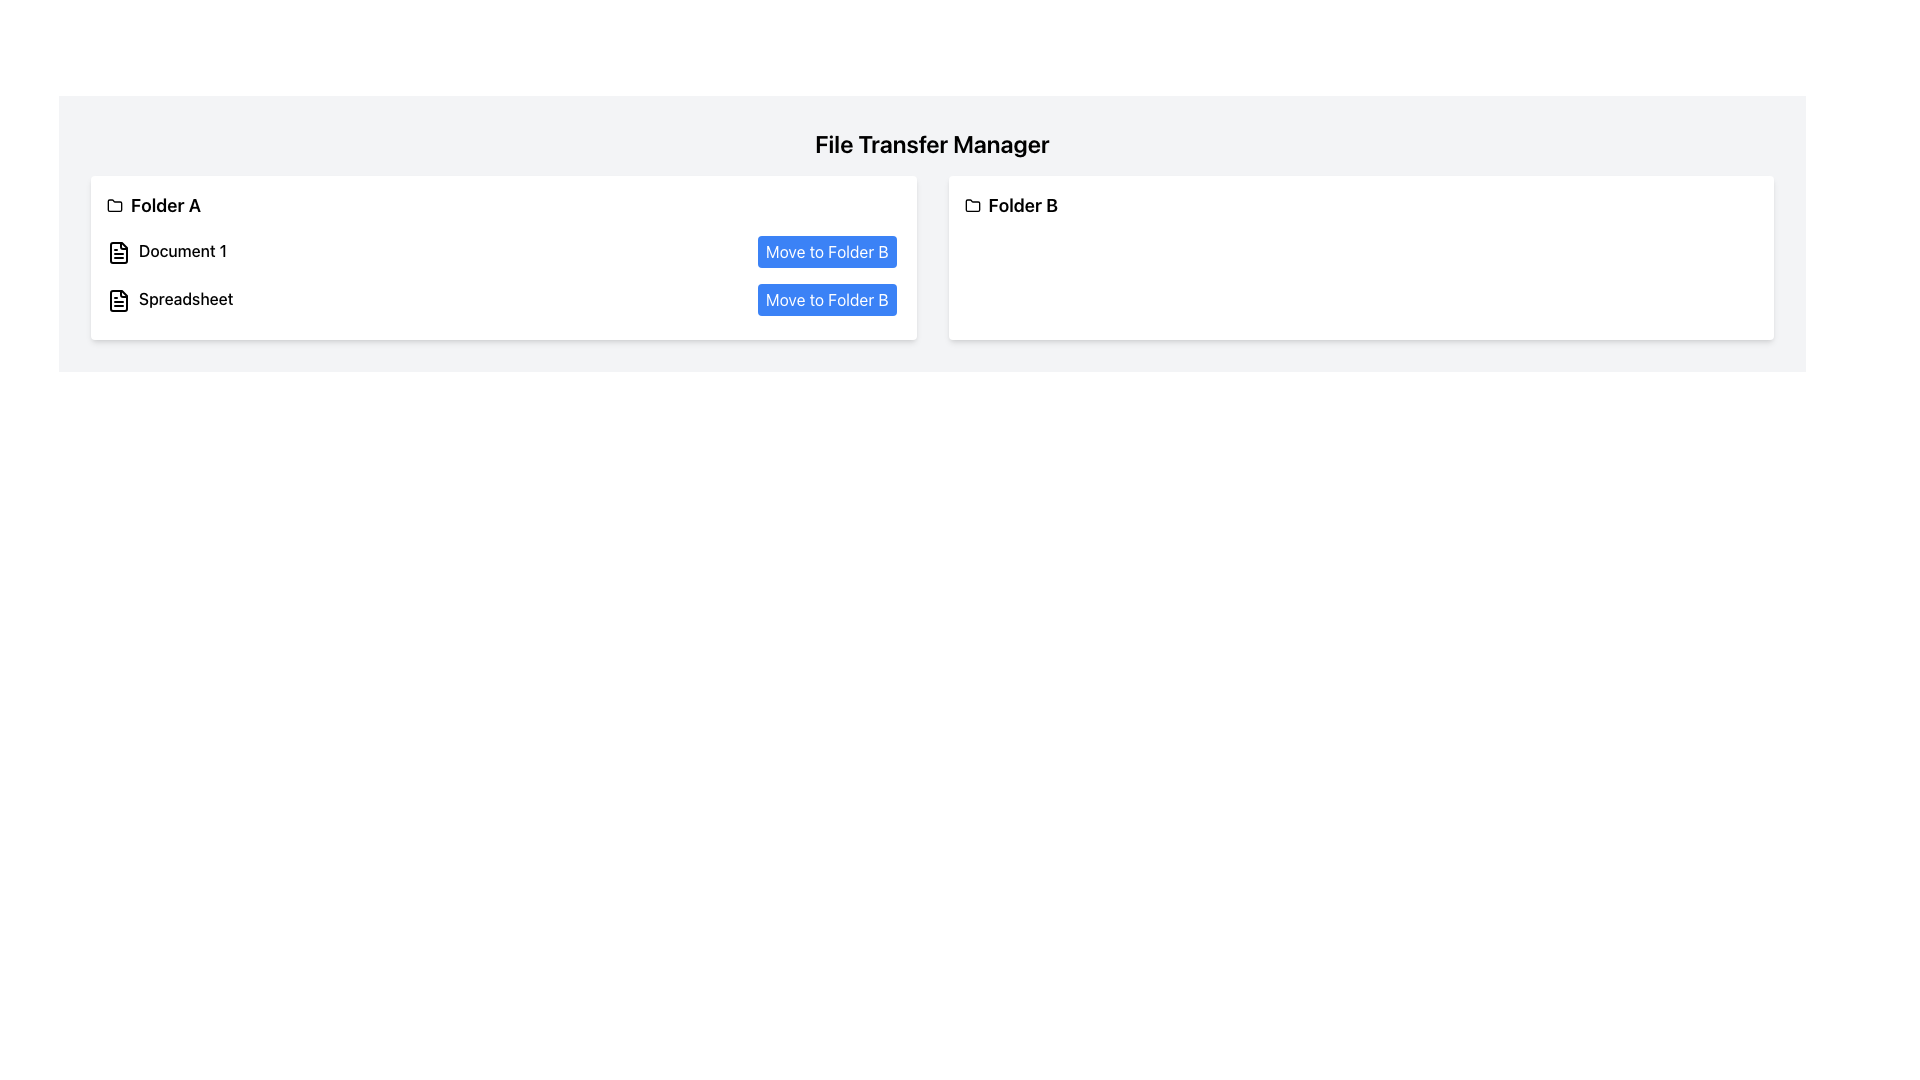 The image size is (1920, 1080). Describe the element at coordinates (972, 205) in the screenshot. I see `the folder icon located in the top left corner of the right section of the interface, near the label 'Folder B'` at that location.